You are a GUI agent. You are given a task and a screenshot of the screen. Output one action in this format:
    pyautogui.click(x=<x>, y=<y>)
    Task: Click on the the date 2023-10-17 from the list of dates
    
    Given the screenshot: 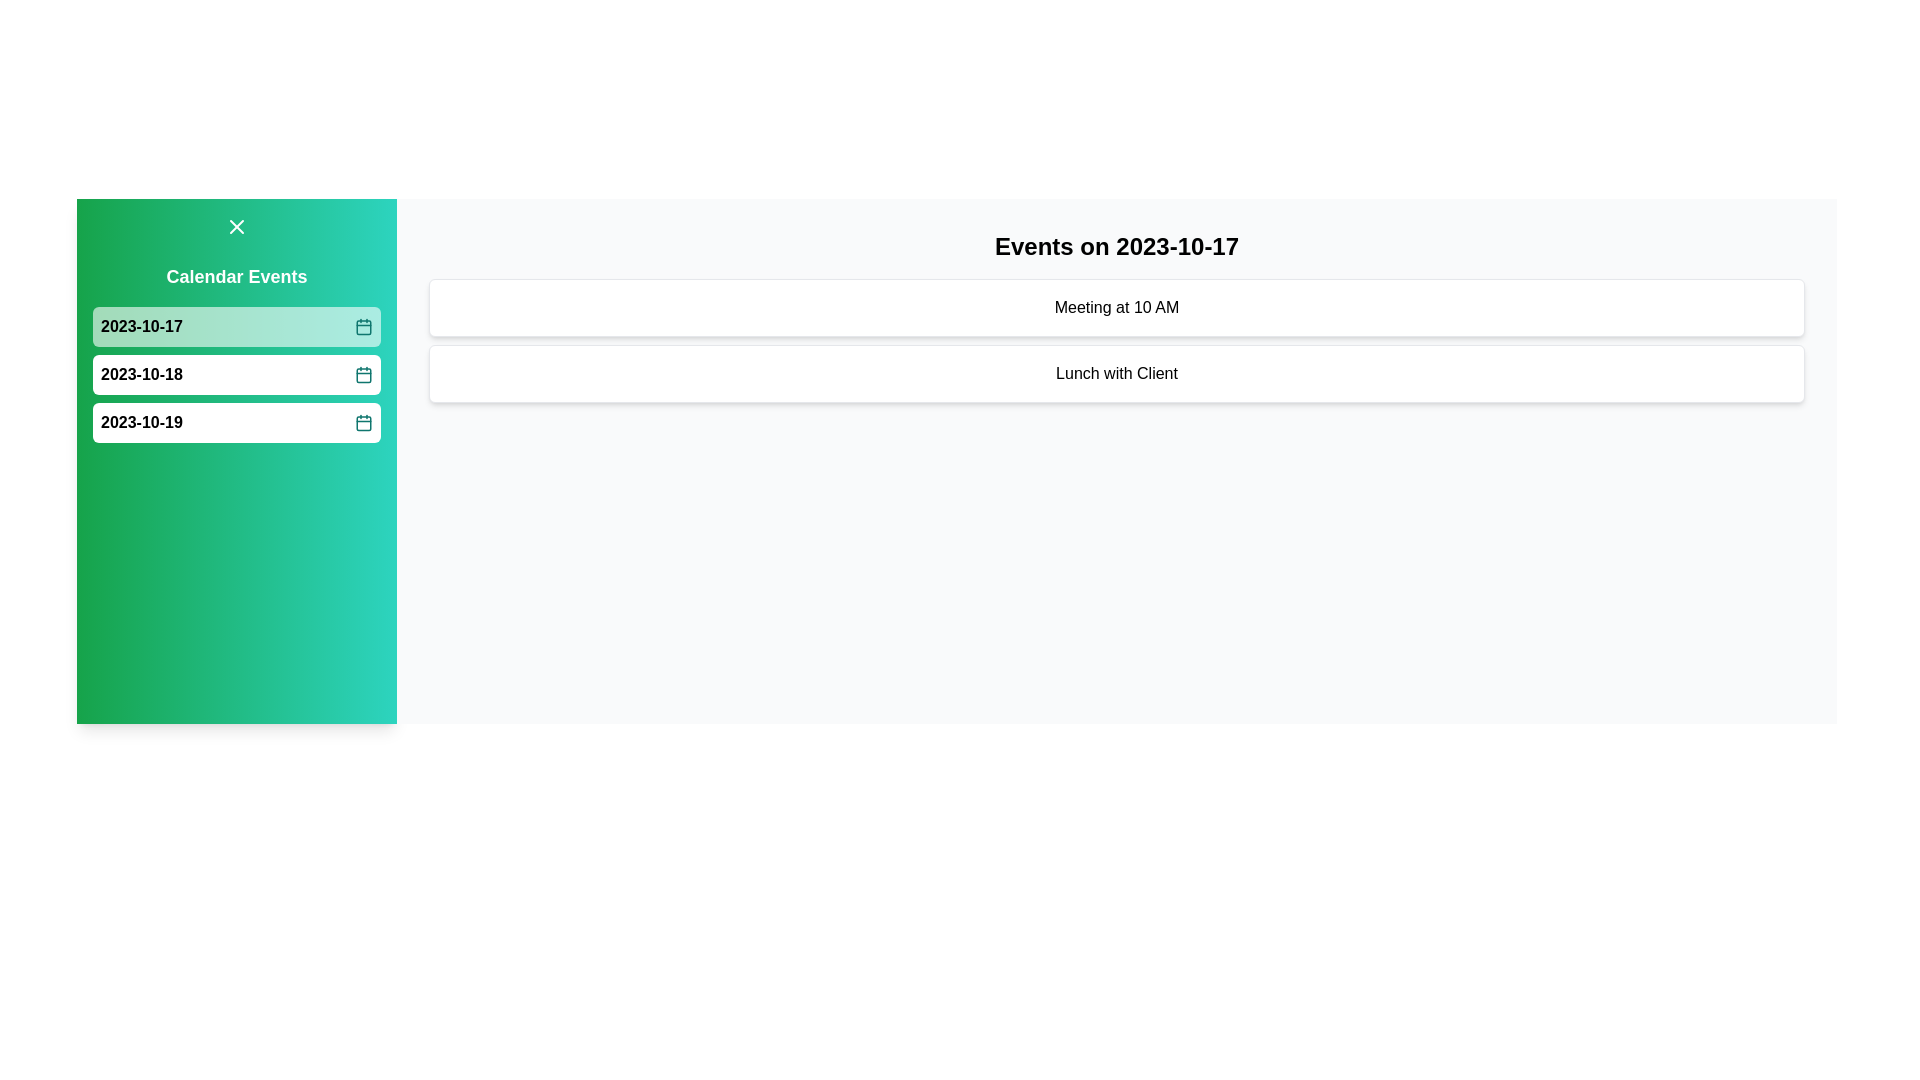 What is the action you would take?
    pyautogui.click(x=236, y=326)
    